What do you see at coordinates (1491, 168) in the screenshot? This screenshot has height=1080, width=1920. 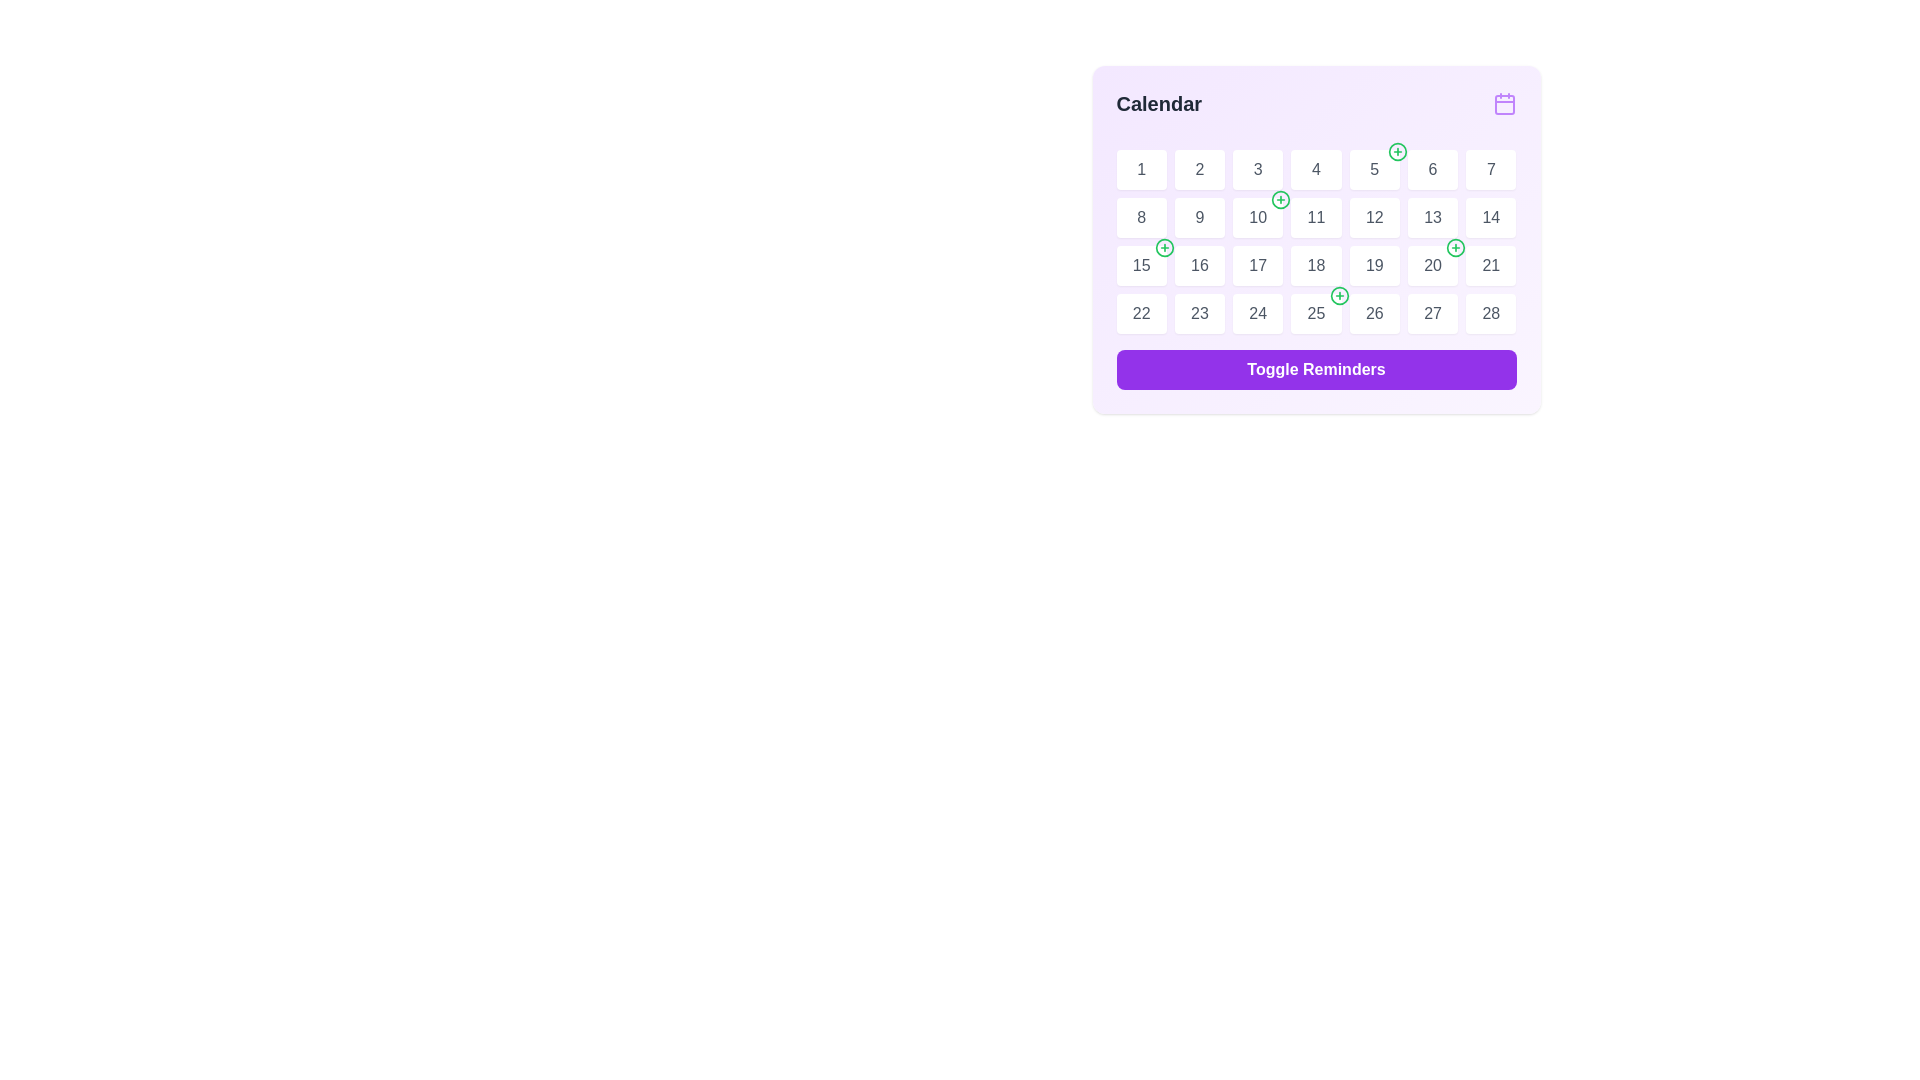 I see `the text box displaying the number '7' in the first row of the grid layout, which is the seventh cell from the left within a calendar interface` at bounding box center [1491, 168].